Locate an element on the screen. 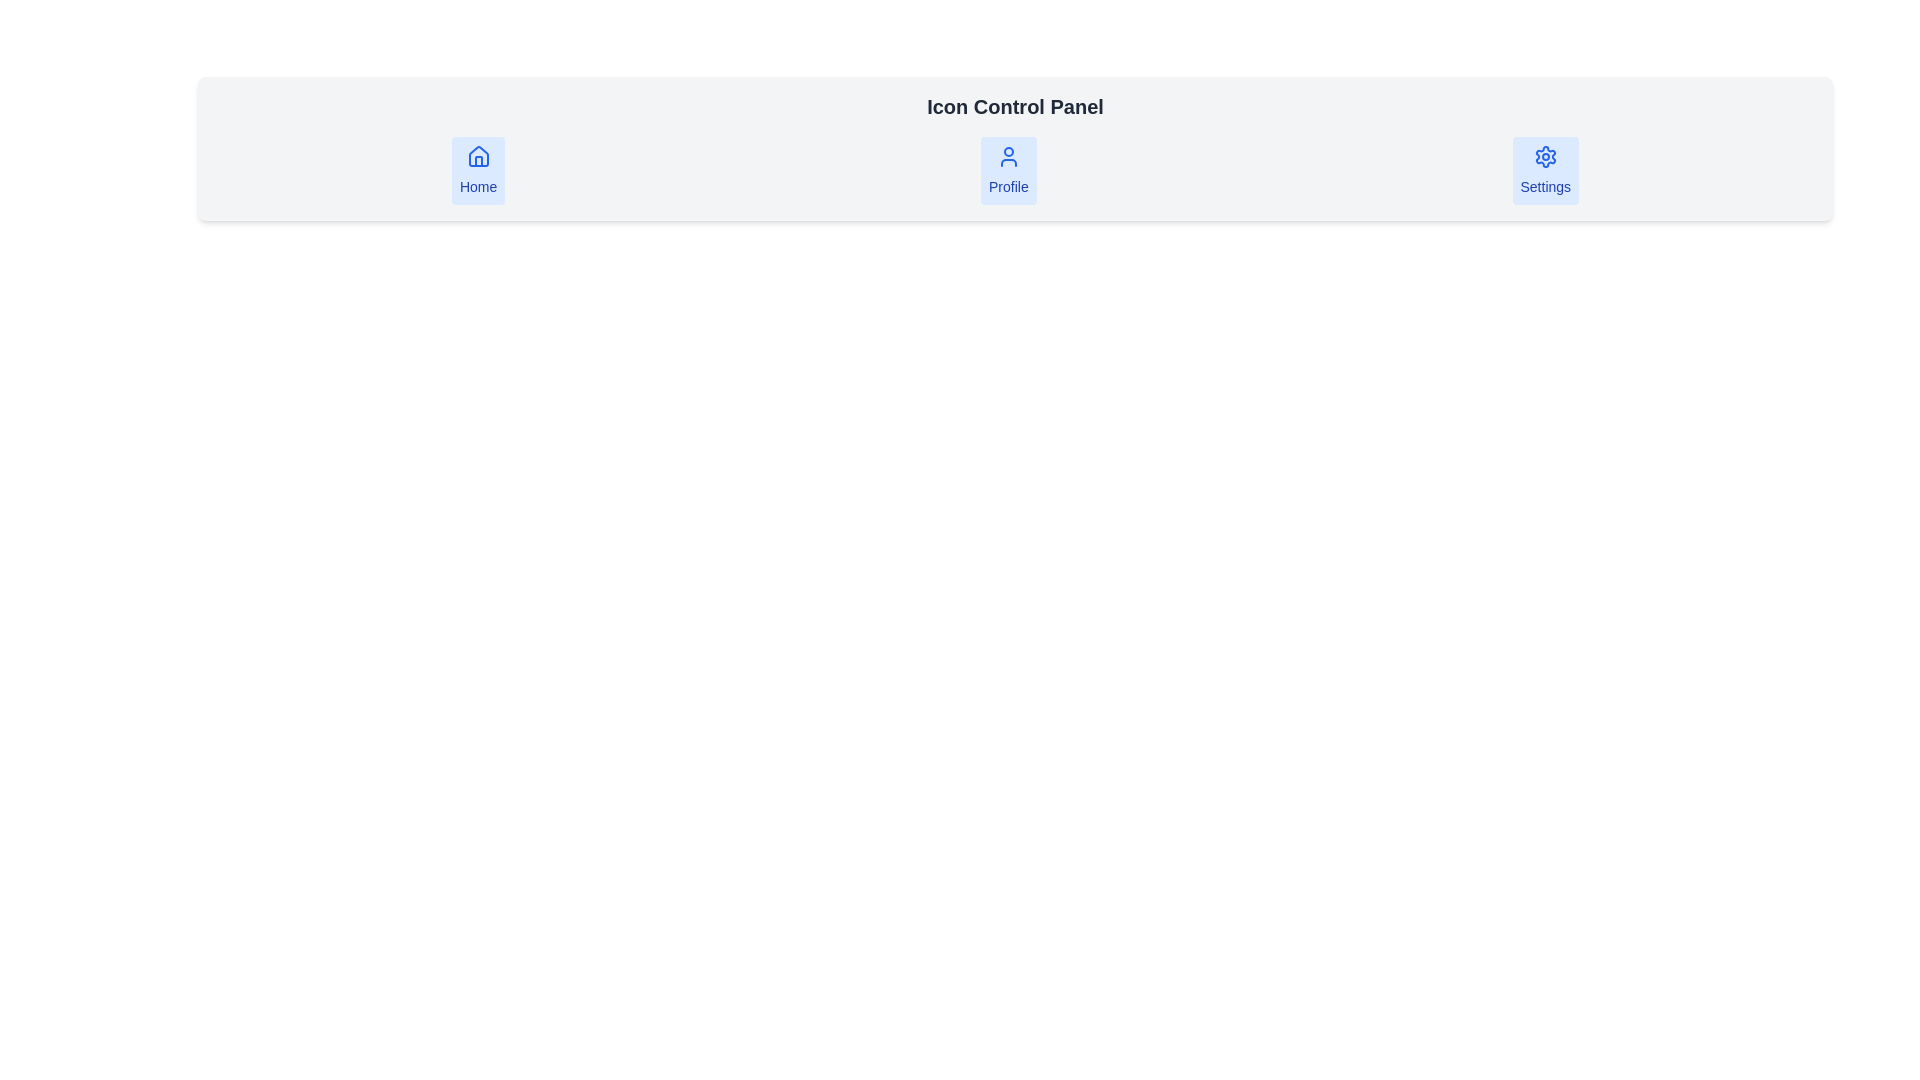 The width and height of the screenshot is (1920, 1080). the Profile button located centrally among three buttons (Home on the left and Settings on the right) is located at coordinates (1008, 169).